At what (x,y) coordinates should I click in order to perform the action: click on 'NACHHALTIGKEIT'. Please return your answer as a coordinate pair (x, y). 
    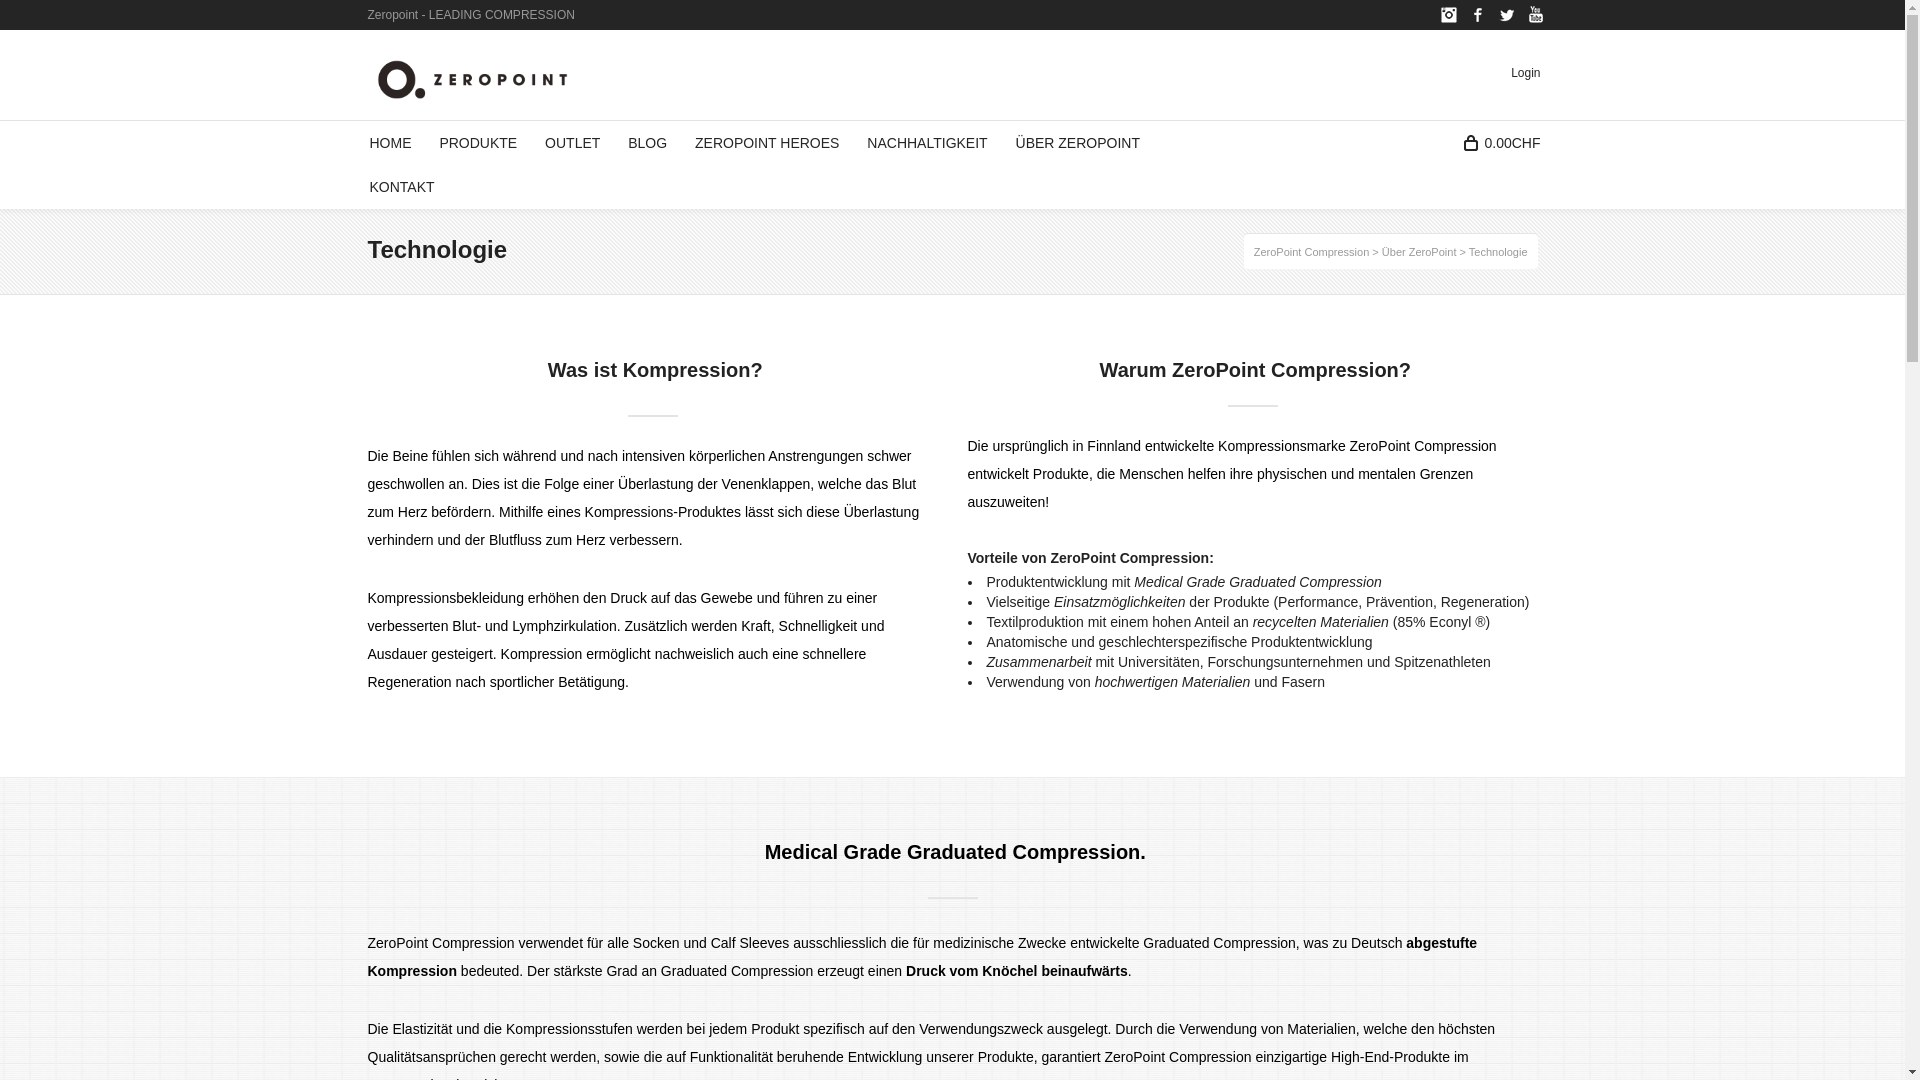
    Looking at the image, I should click on (925, 141).